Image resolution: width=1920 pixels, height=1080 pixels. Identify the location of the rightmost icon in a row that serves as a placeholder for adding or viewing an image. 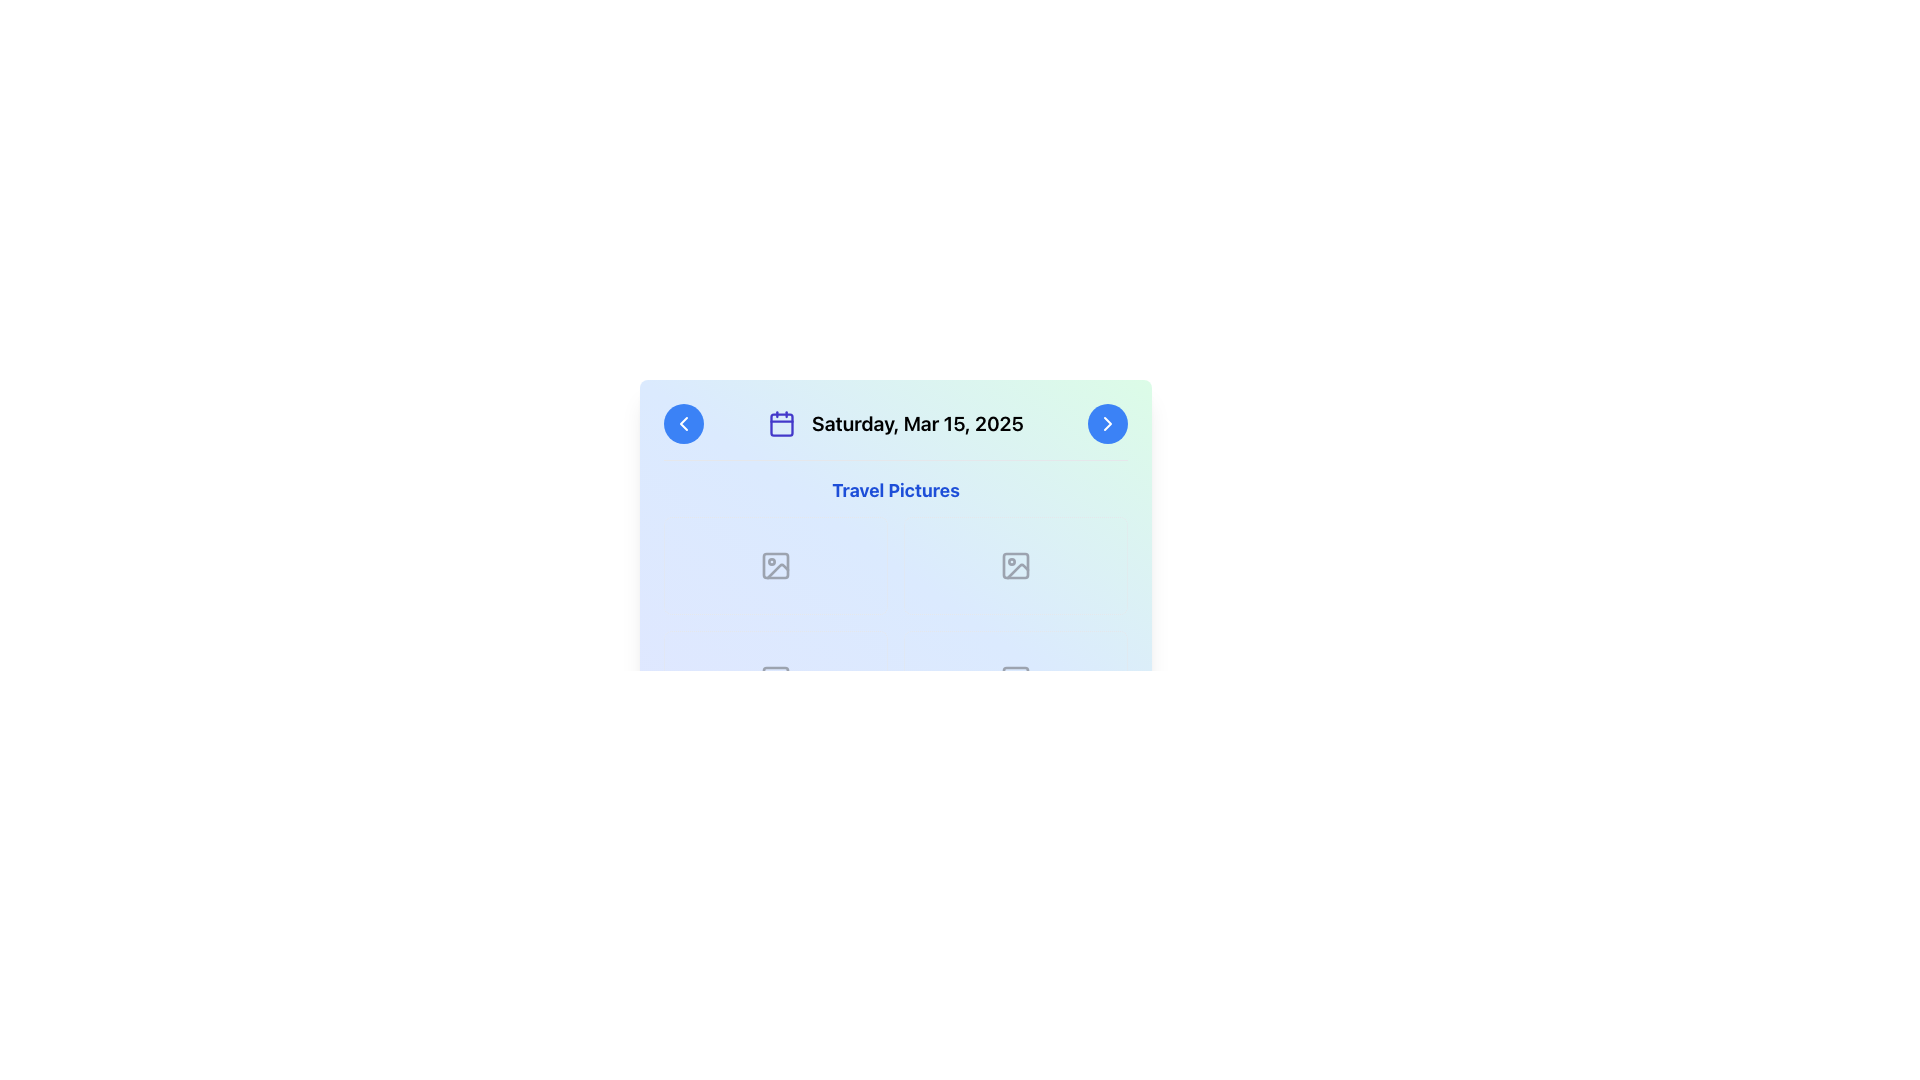
(1016, 566).